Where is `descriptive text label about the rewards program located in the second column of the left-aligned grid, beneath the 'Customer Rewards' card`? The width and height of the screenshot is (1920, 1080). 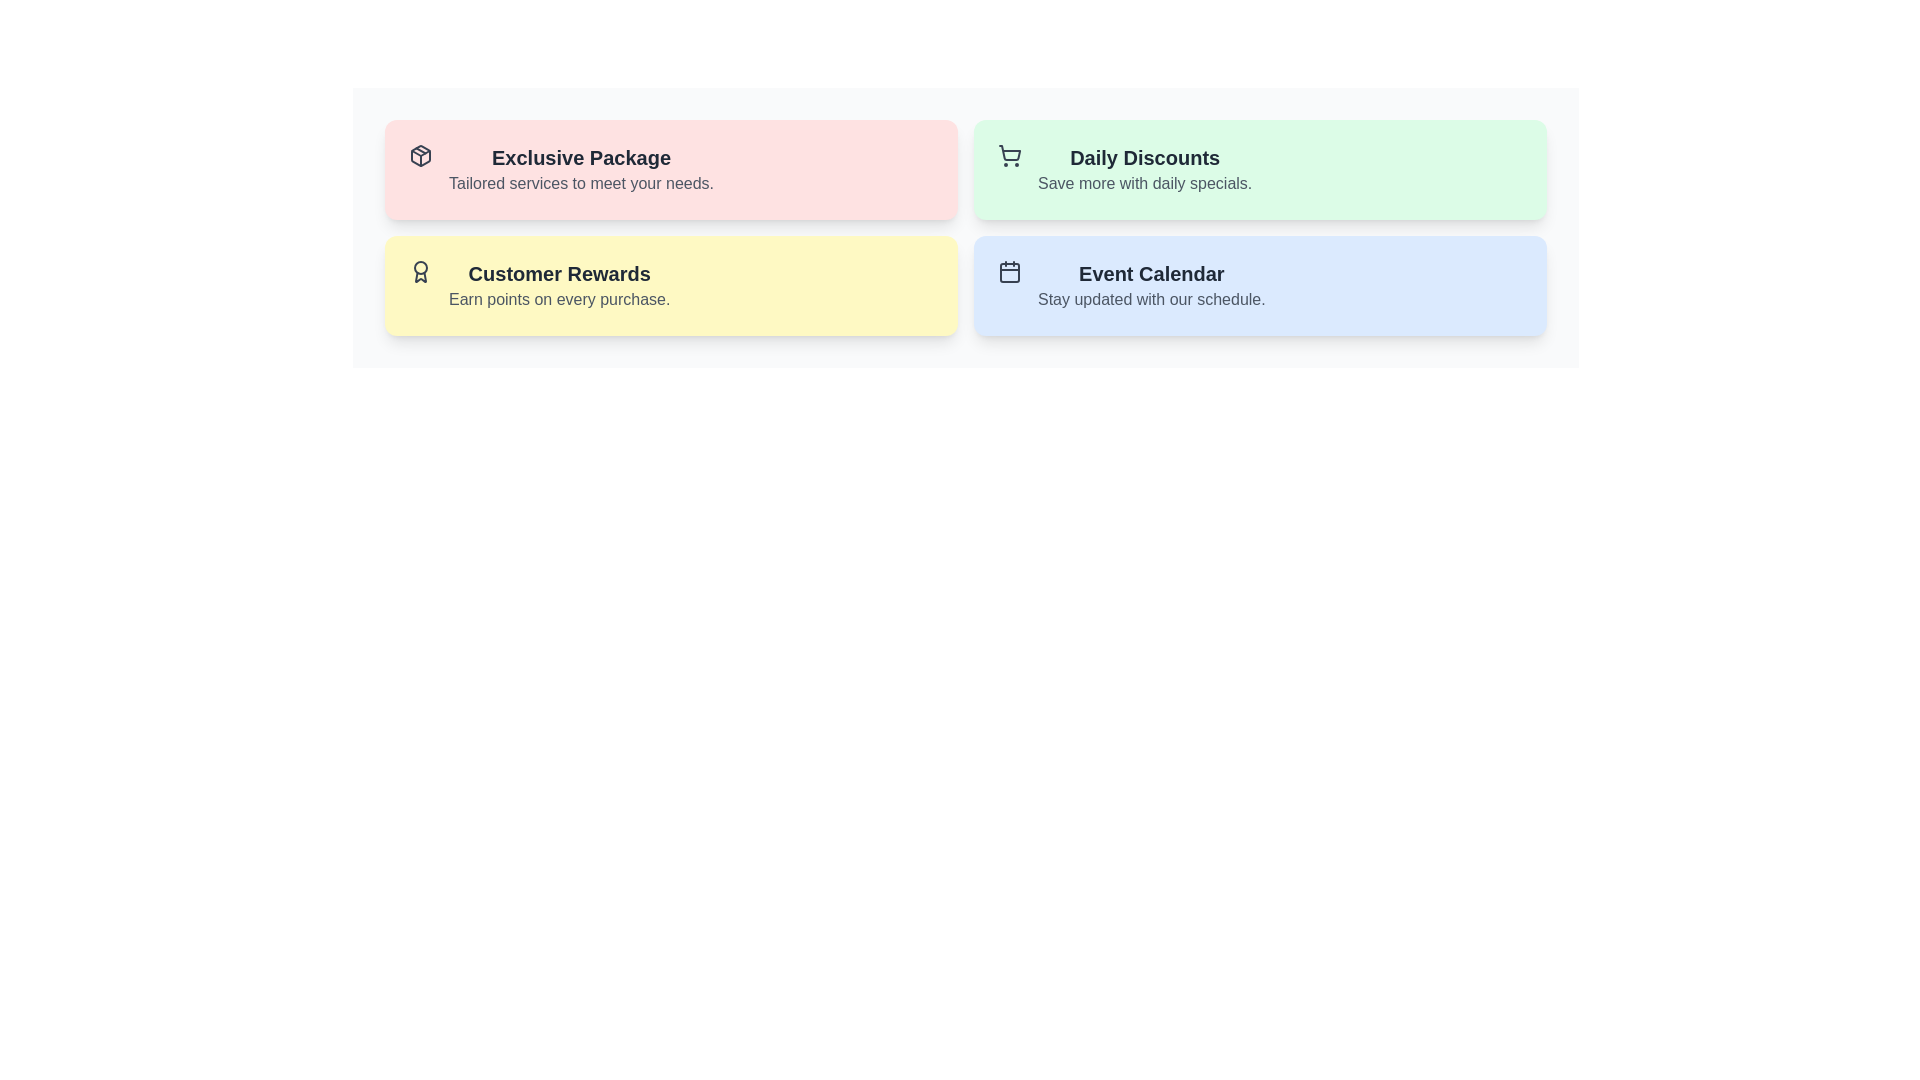 descriptive text label about the rewards program located in the second column of the left-aligned grid, beneath the 'Customer Rewards' card is located at coordinates (559, 300).